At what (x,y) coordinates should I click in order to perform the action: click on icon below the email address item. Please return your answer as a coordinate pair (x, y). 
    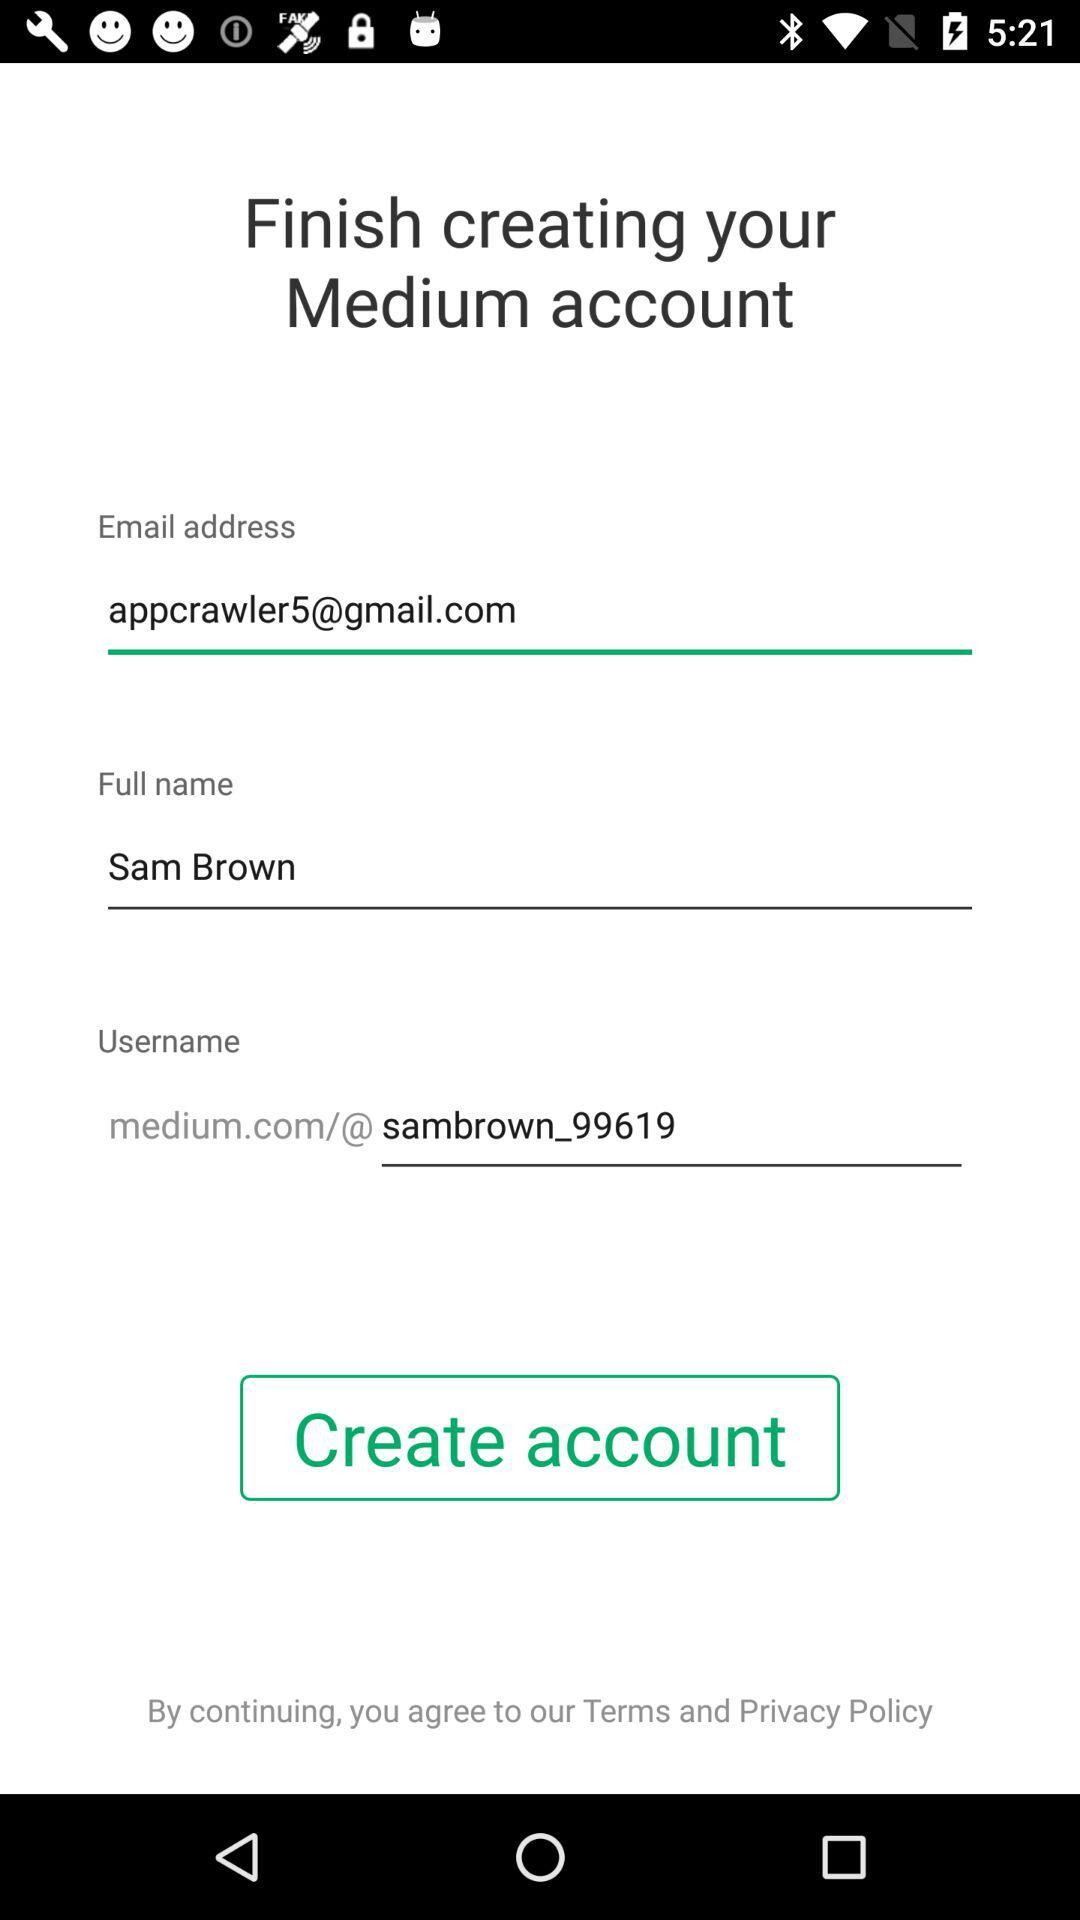
    Looking at the image, I should click on (540, 608).